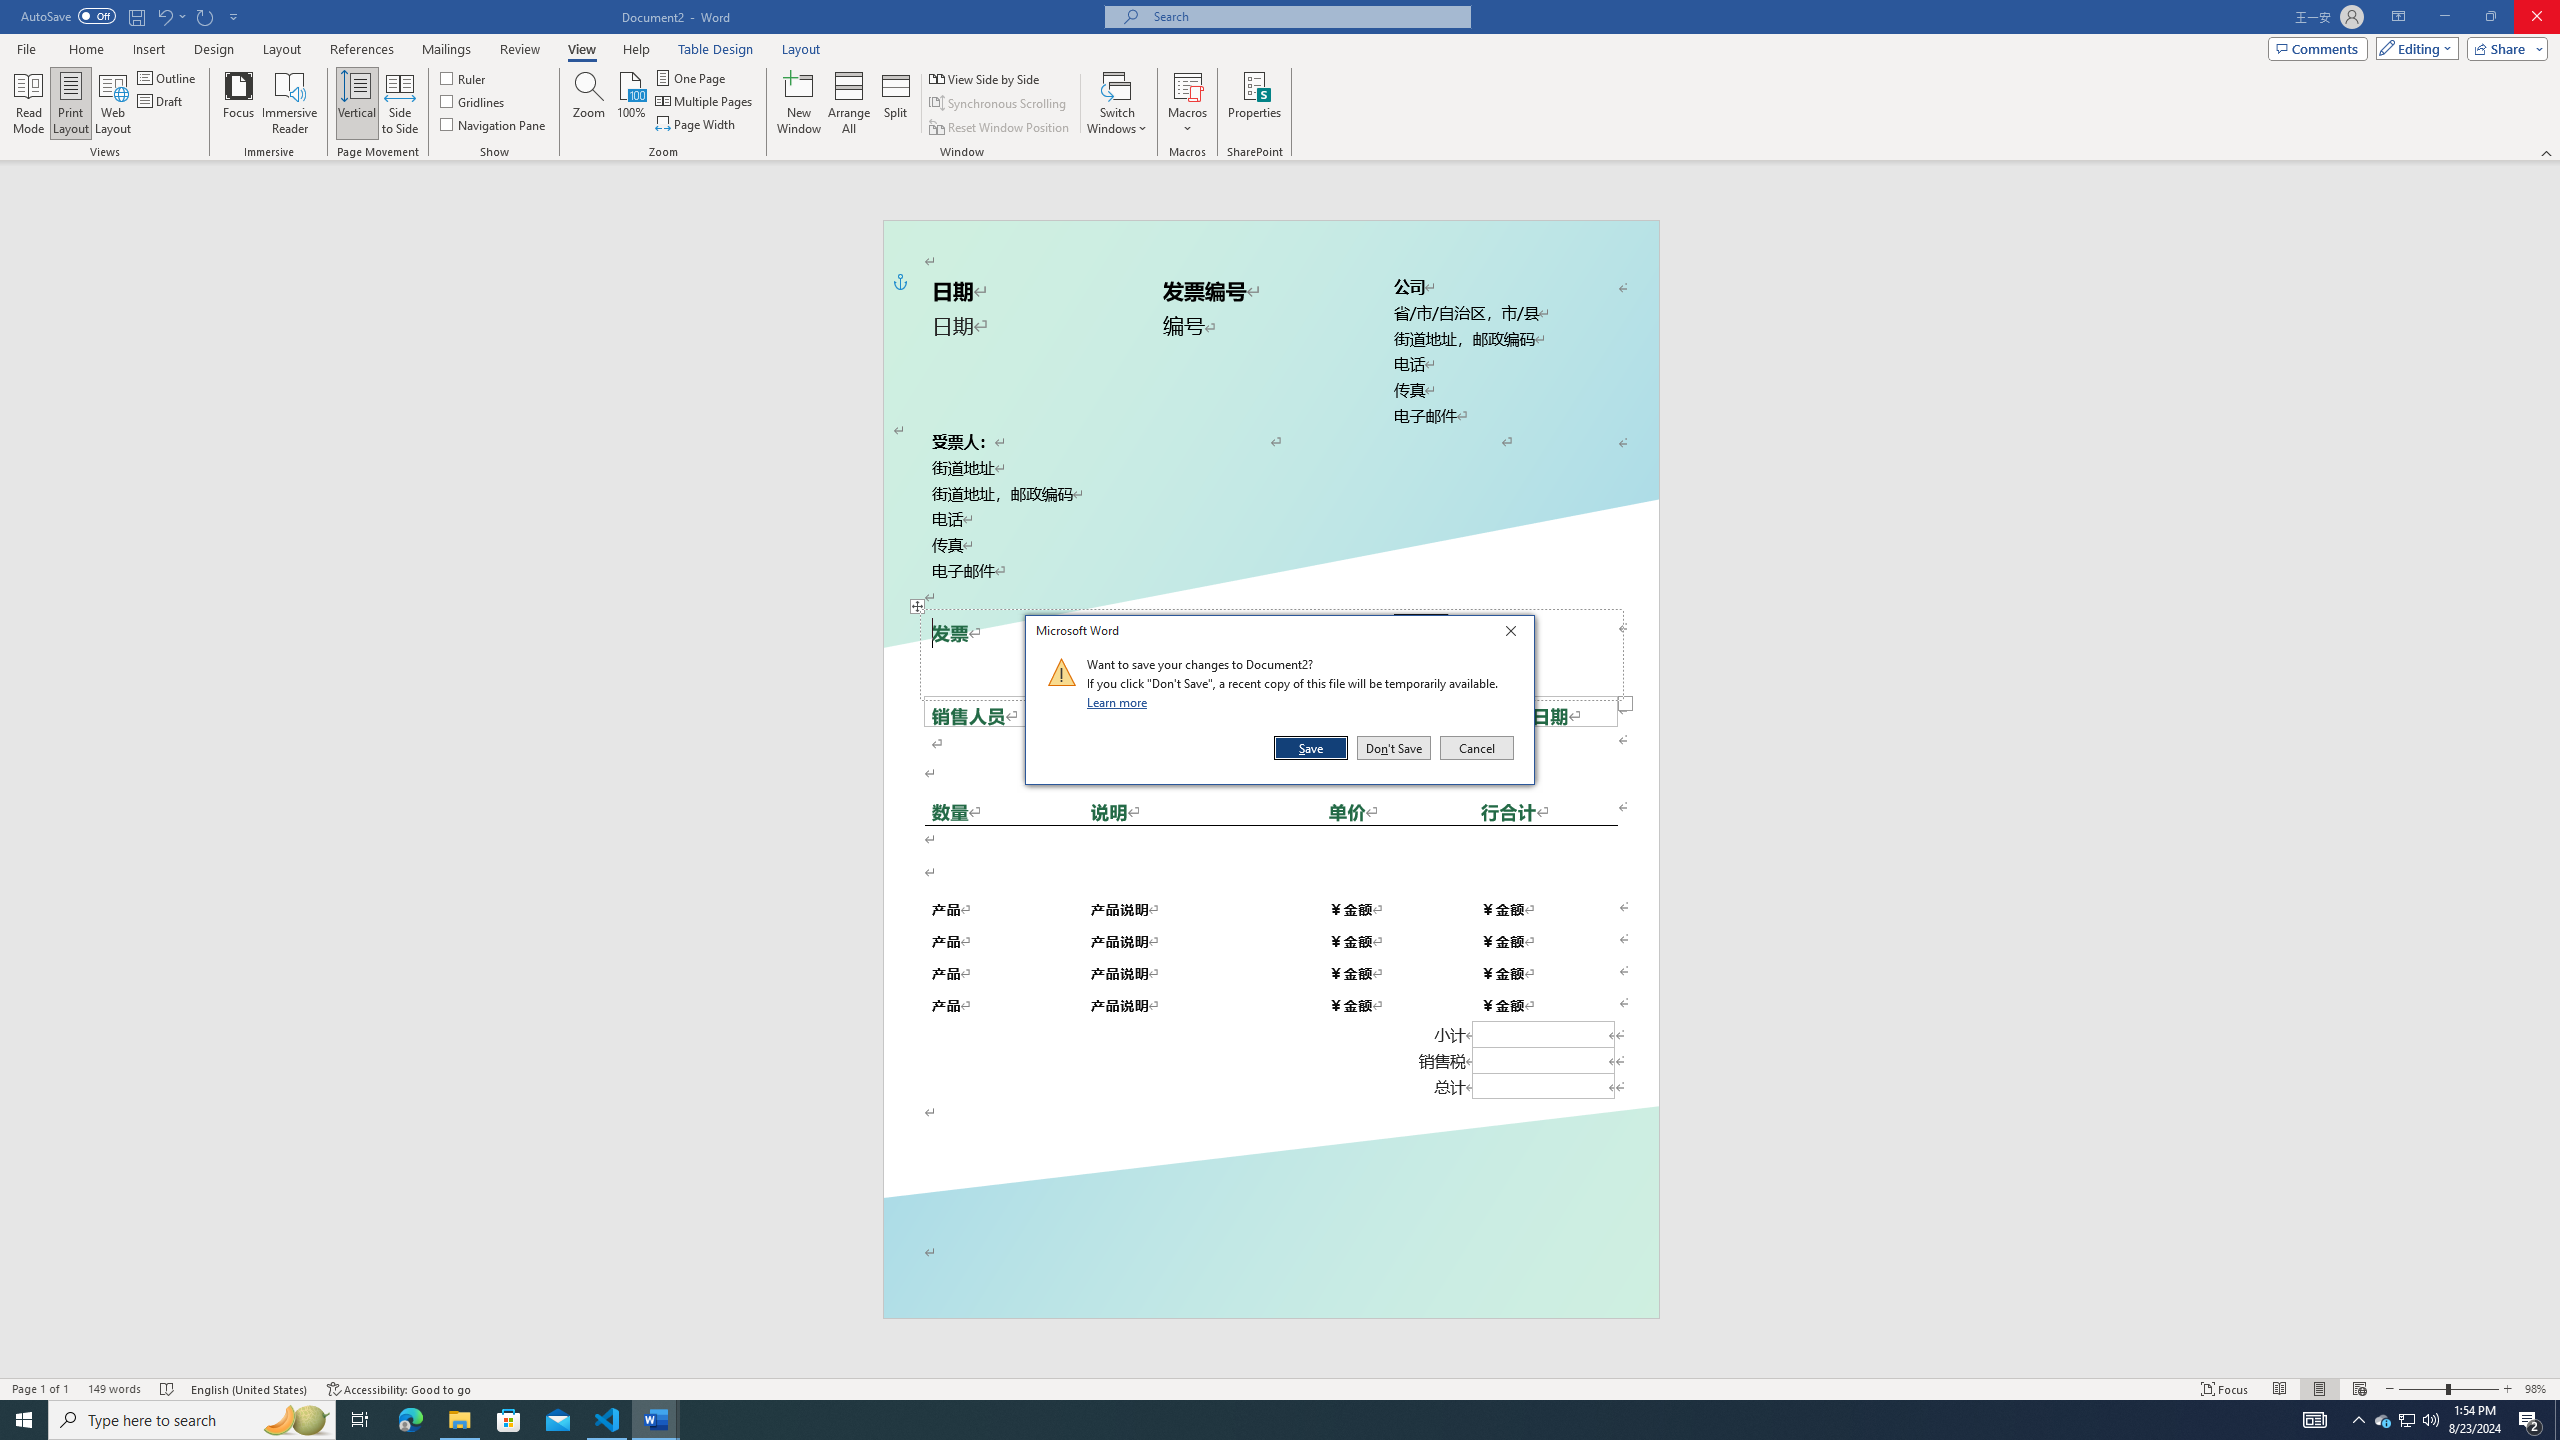  What do you see at coordinates (40, 1389) in the screenshot?
I see `'Page Number Page 1 of 1'` at bounding box center [40, 1389].